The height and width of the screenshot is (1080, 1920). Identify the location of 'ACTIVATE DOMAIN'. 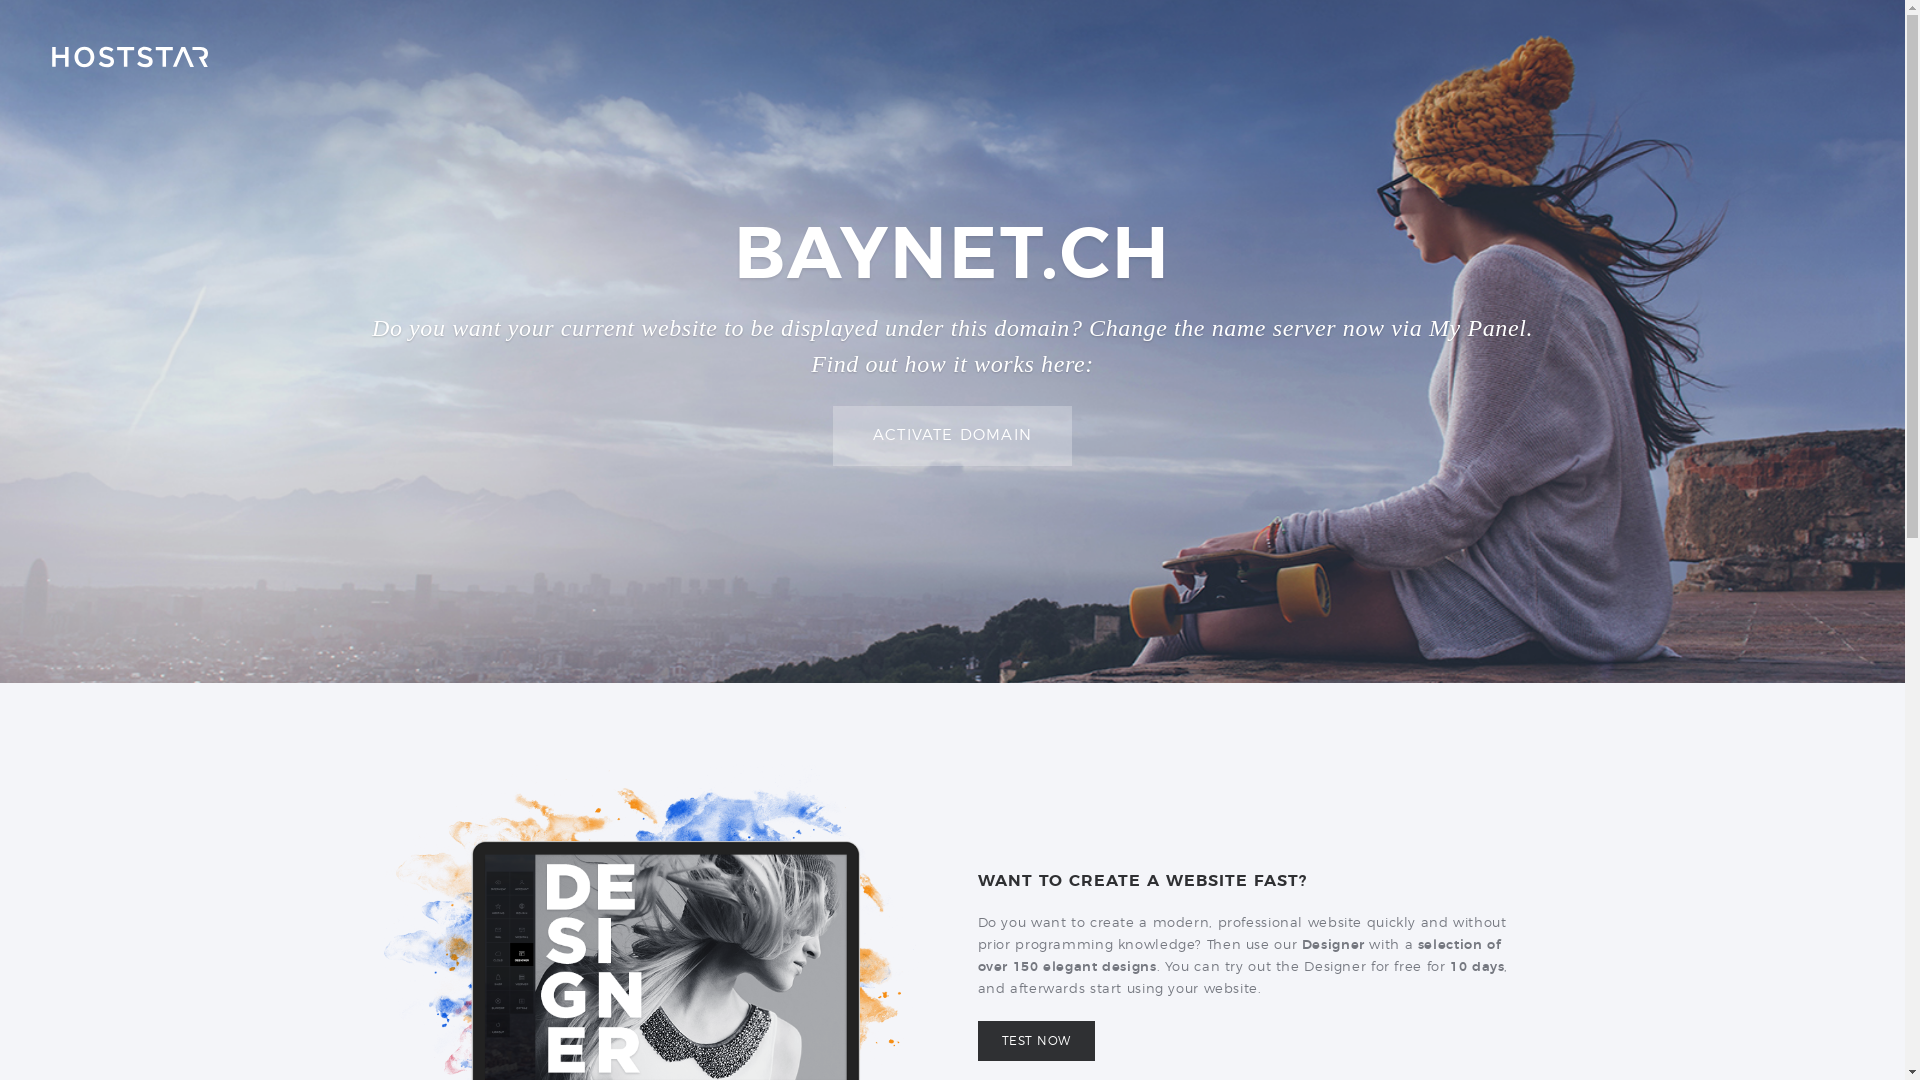
(833, 435).